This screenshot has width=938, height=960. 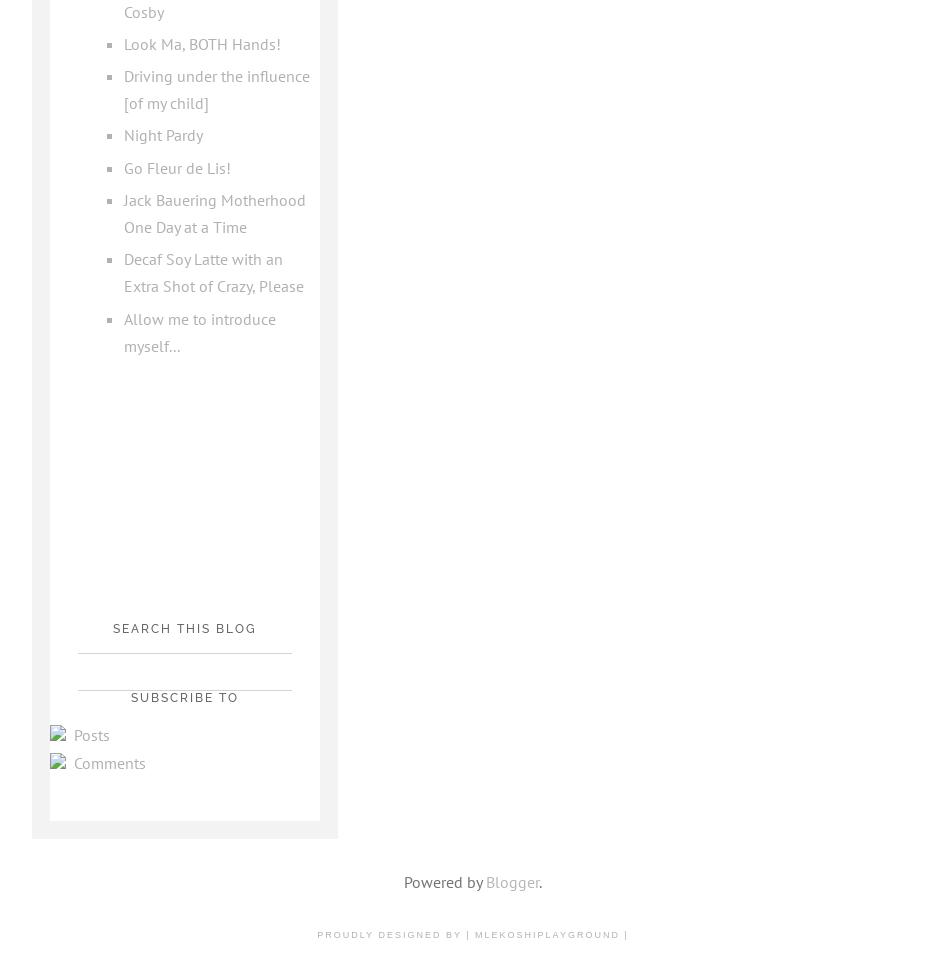 What do you see at coordinates (198, 331) in the screenshot?
I see `'Allow me to introduce myself...'` at bounding box center [198, 331].